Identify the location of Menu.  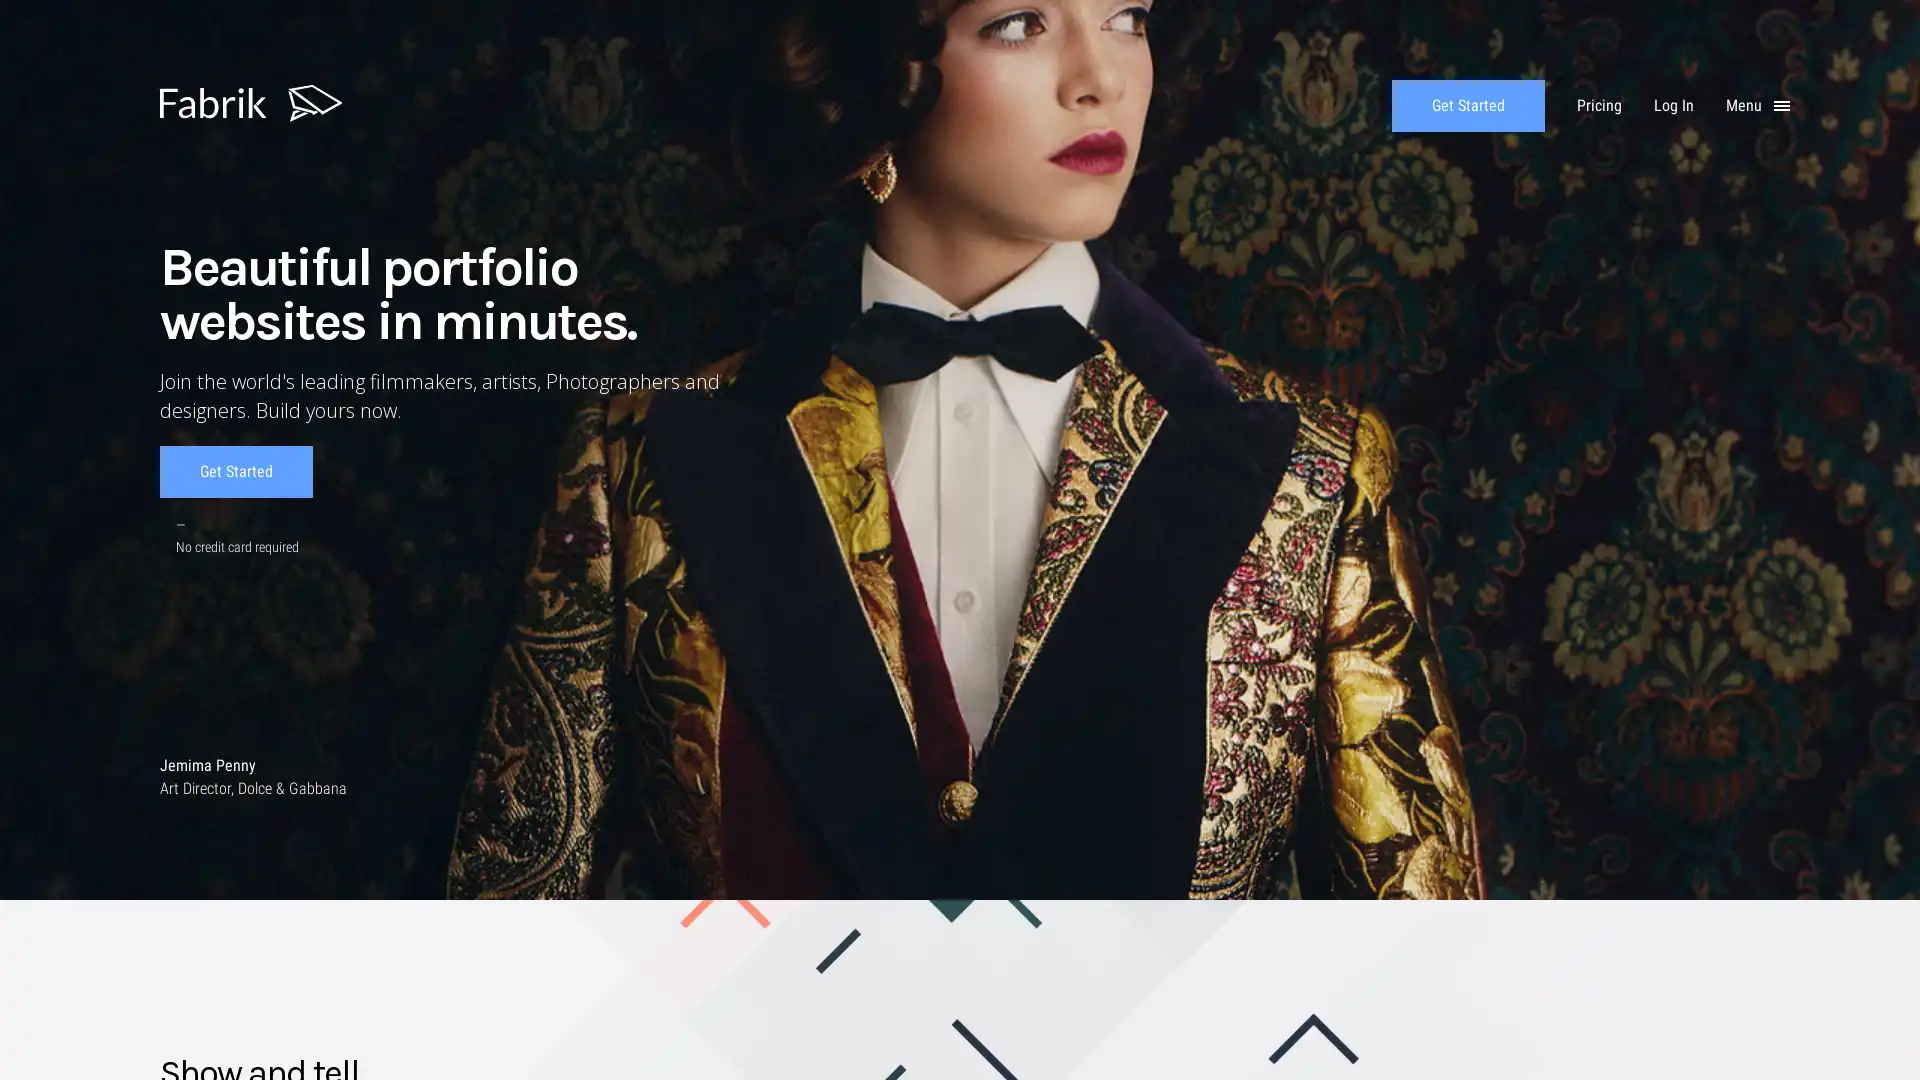
(1745, 105).